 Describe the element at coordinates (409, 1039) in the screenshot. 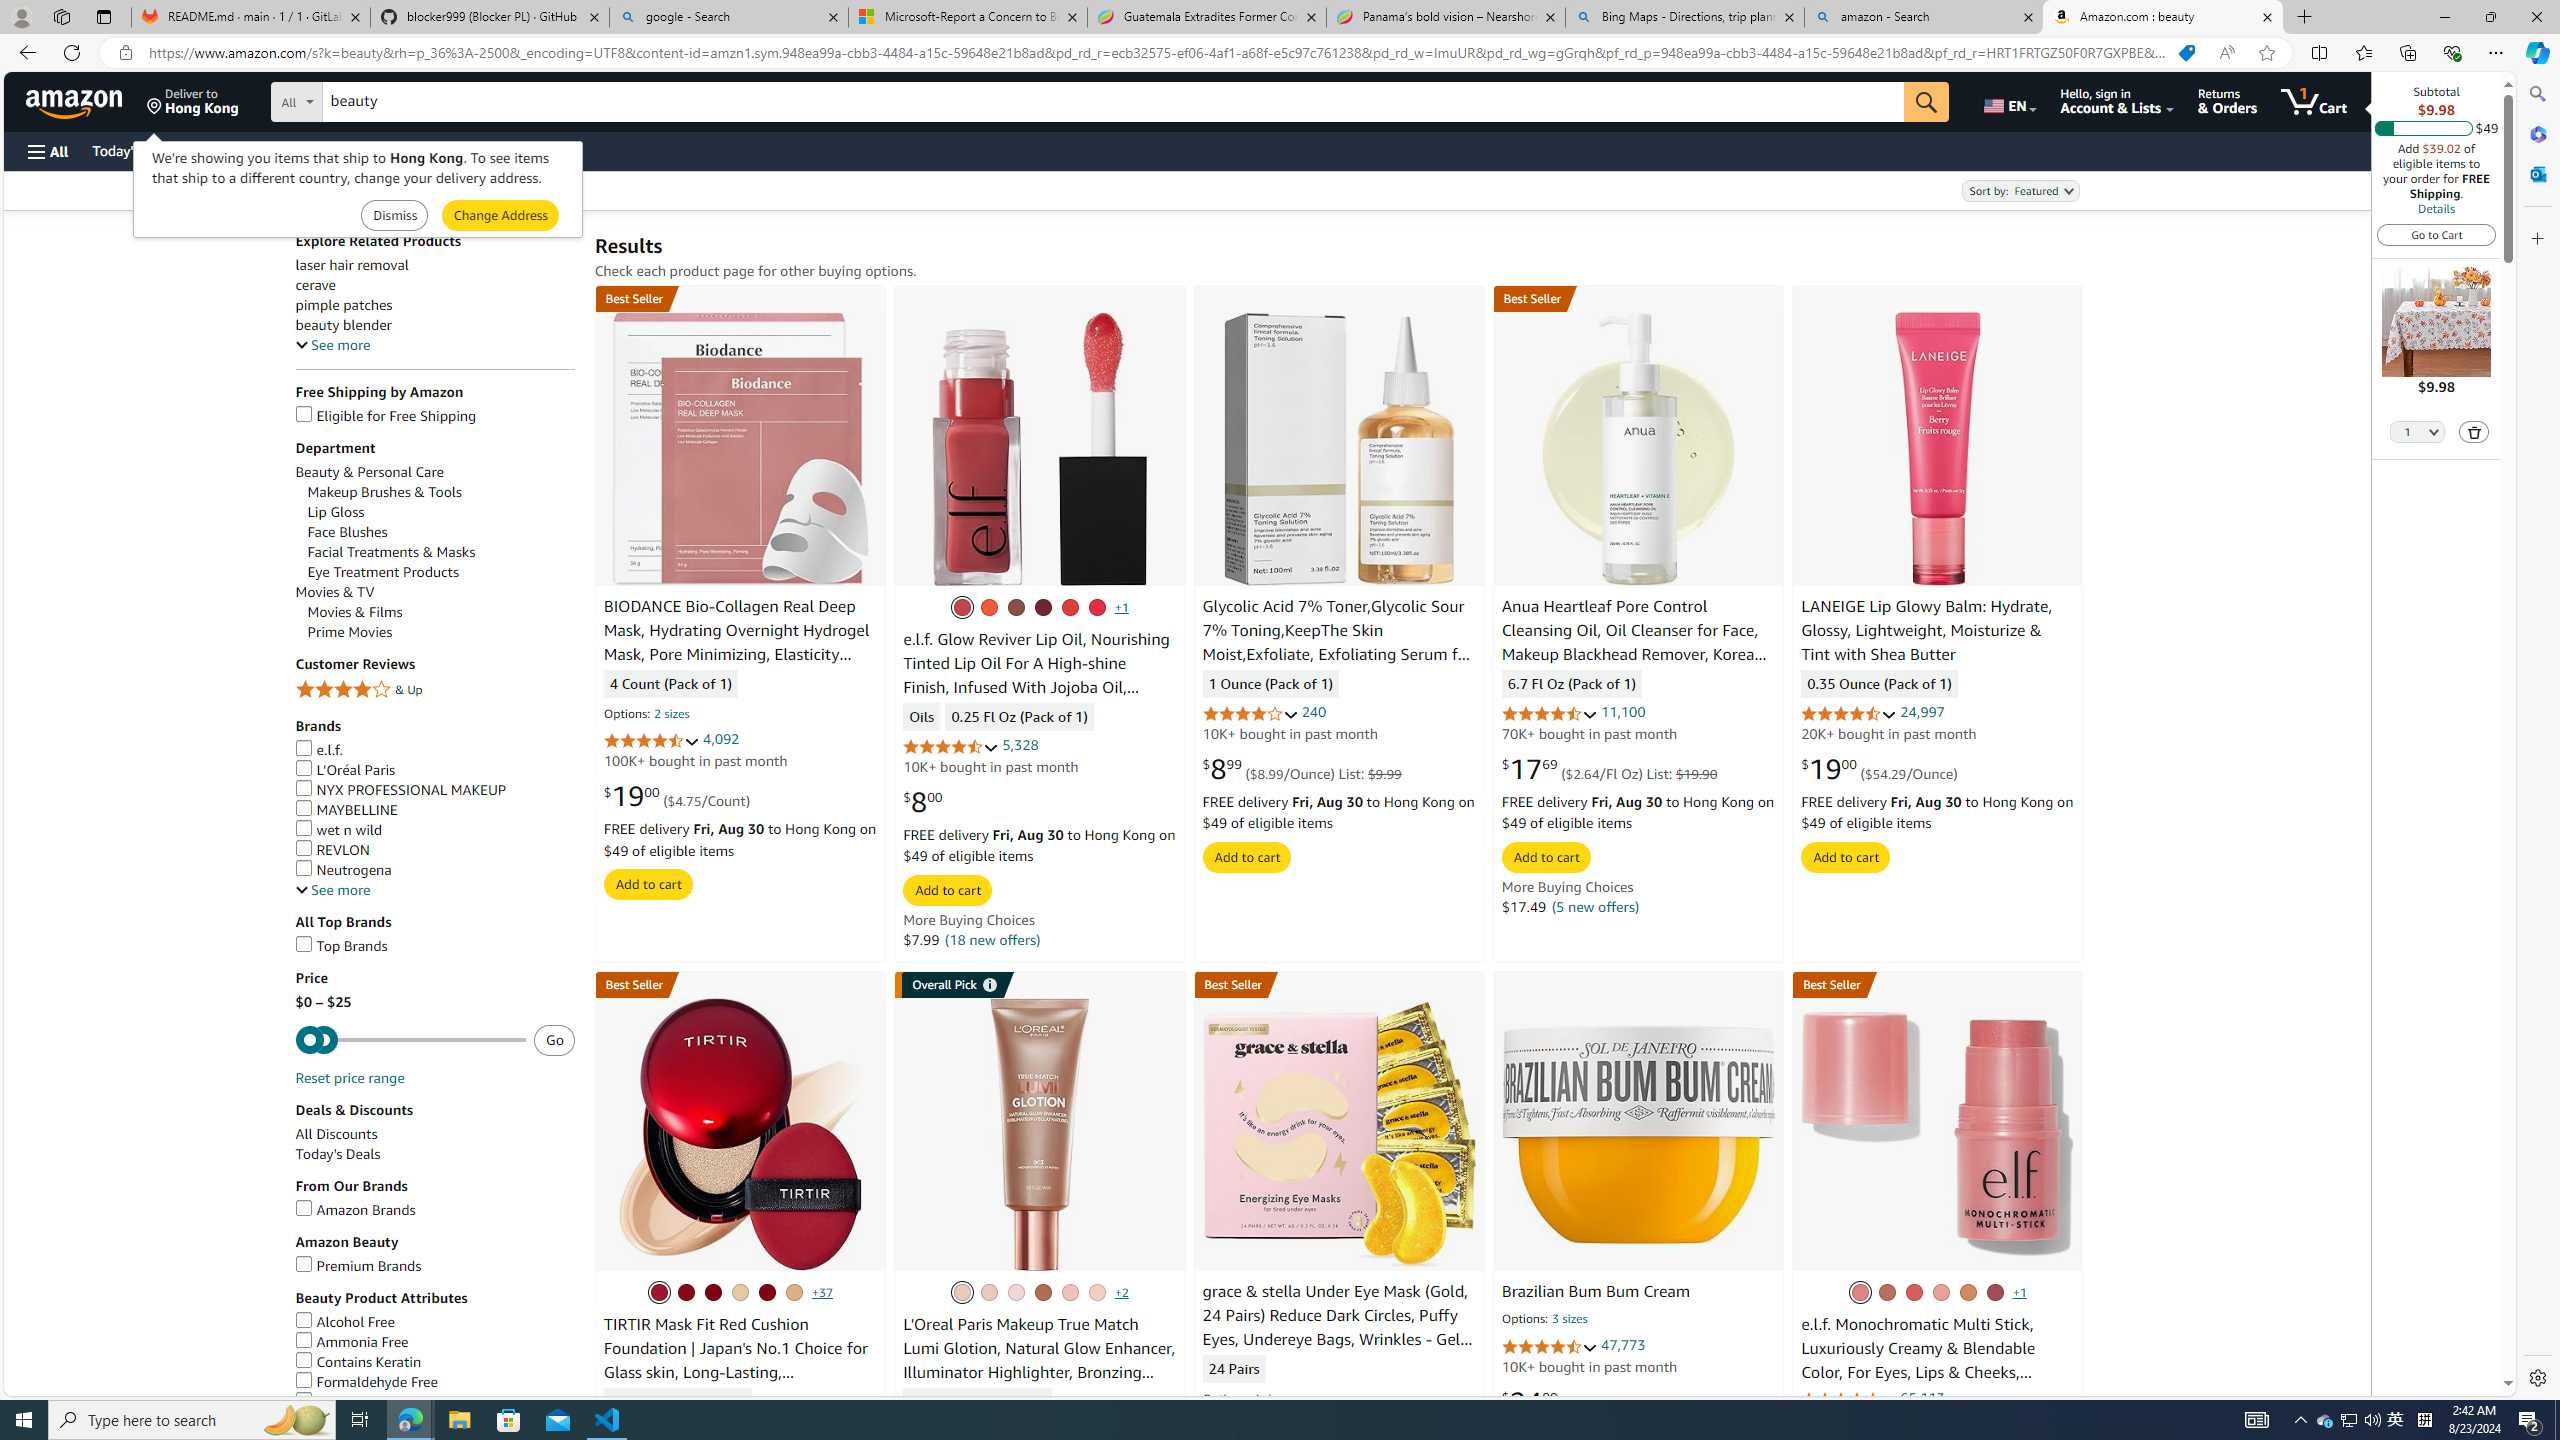

I see `'Minimum'` at that location.